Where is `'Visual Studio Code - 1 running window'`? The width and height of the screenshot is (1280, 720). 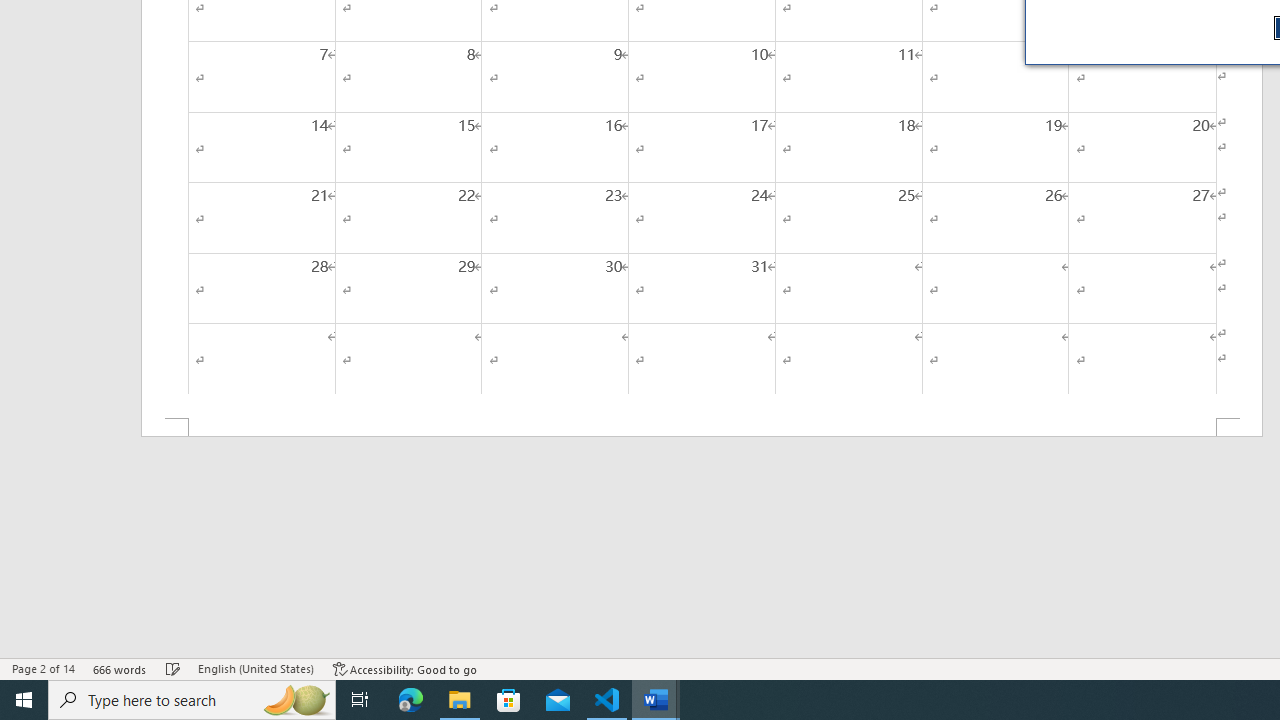
'Visual Studio Code - 1 running window' is located at coordinates (606, 698).